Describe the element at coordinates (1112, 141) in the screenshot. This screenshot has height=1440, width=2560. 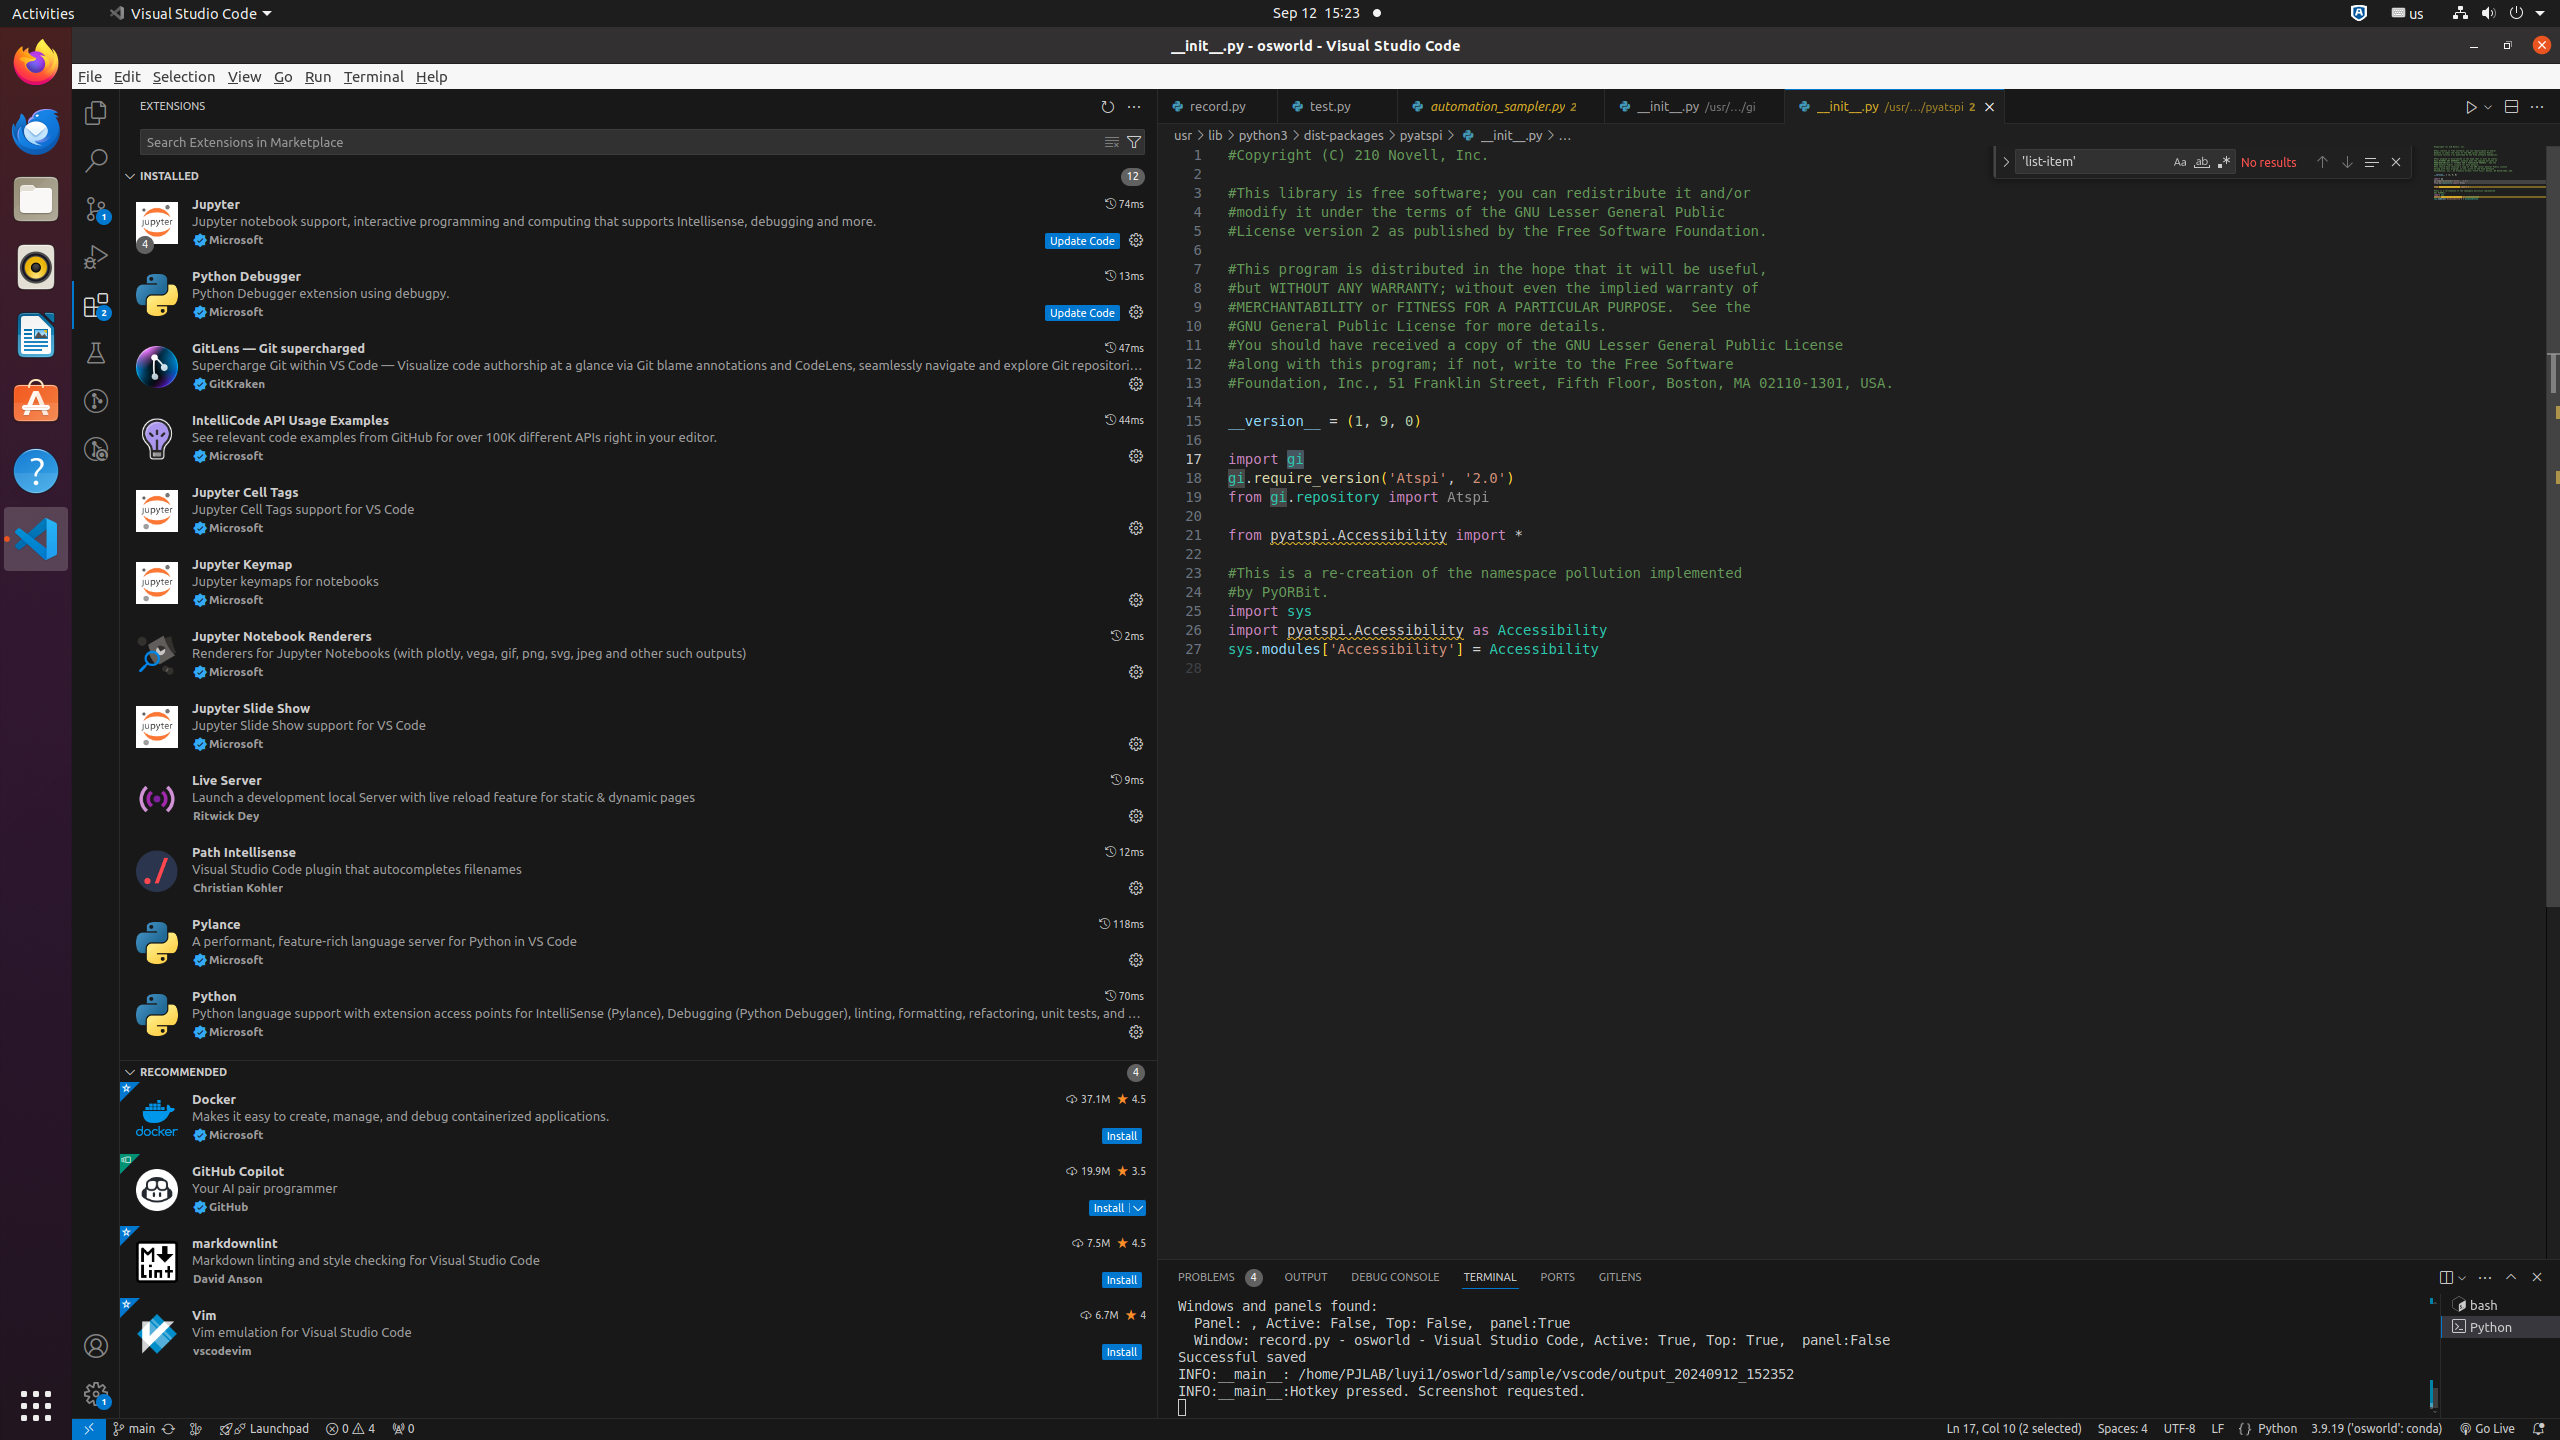
I see `'Clear Extensions Search Results'` at that location.